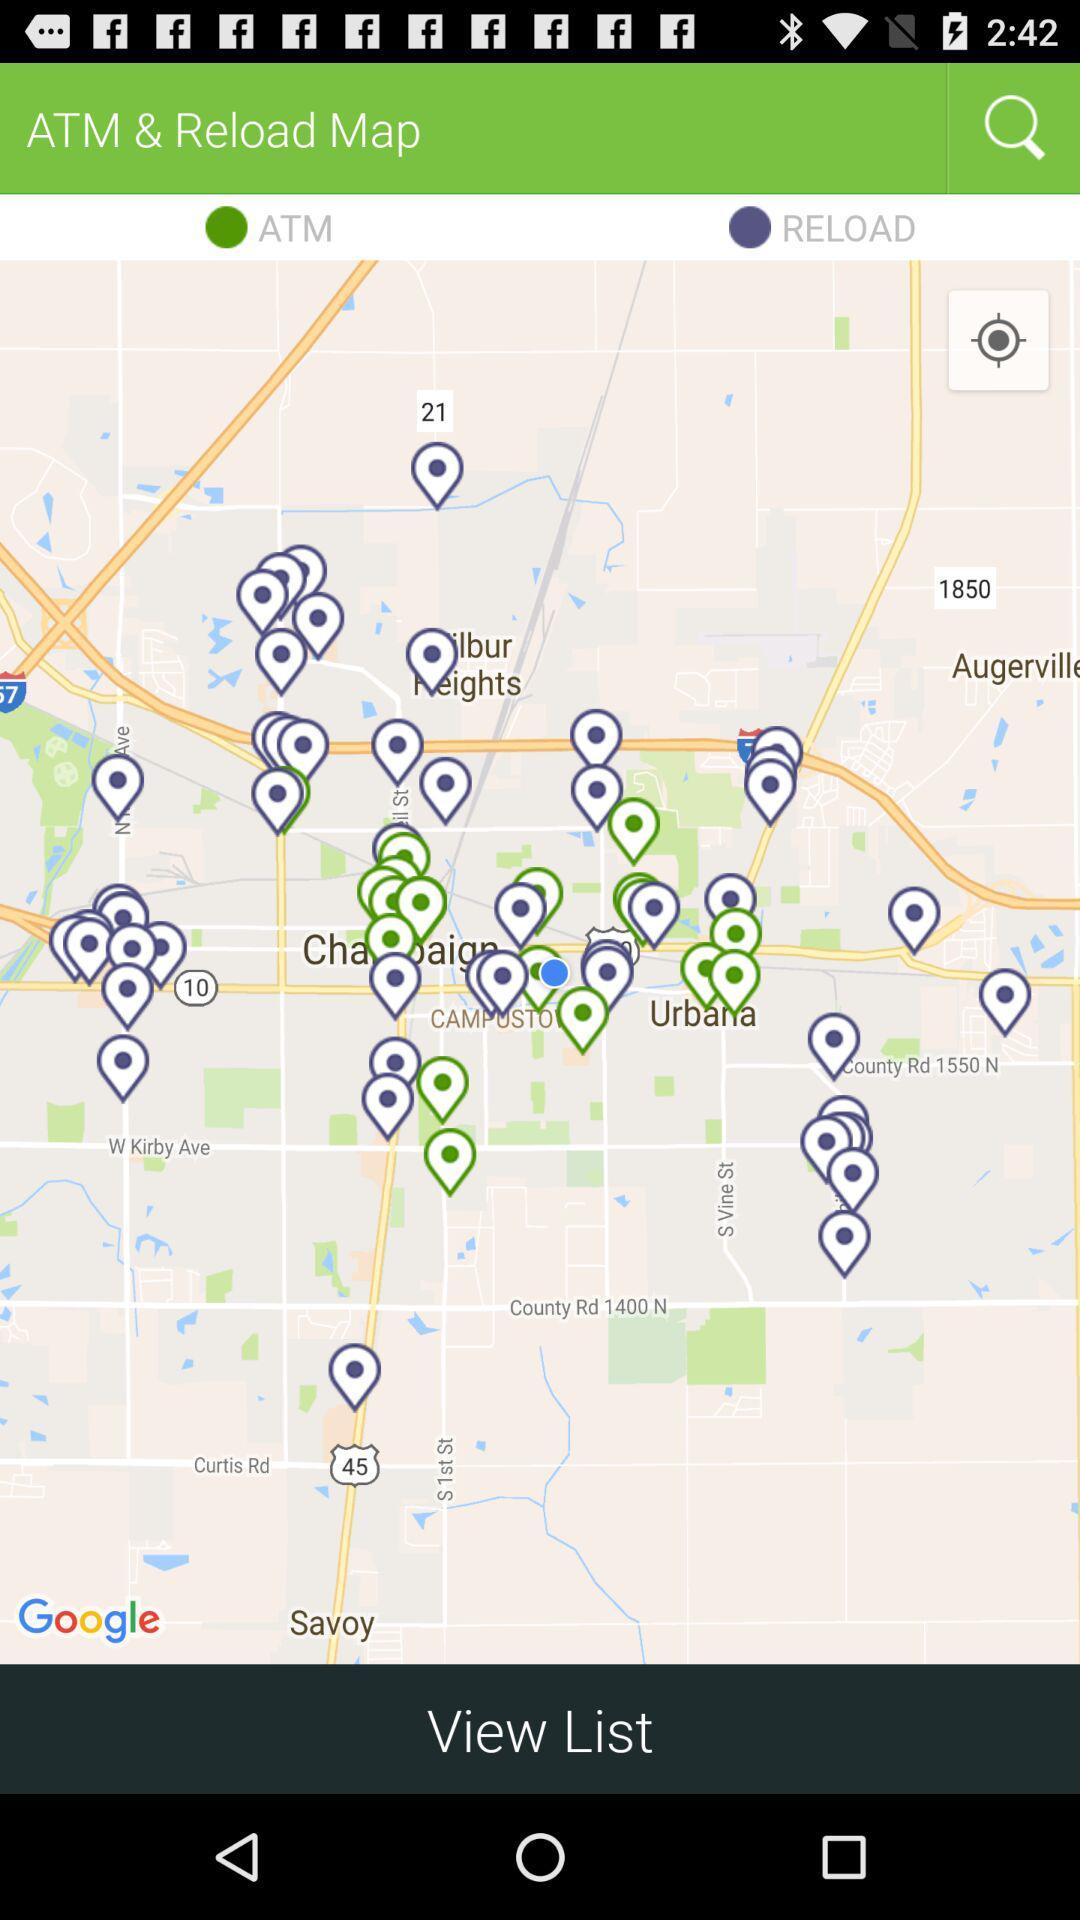  What do you see at coordinates (998, 365) in the screenshot?
I see `the location_crosshair icon` at bounding box center [998, 365].